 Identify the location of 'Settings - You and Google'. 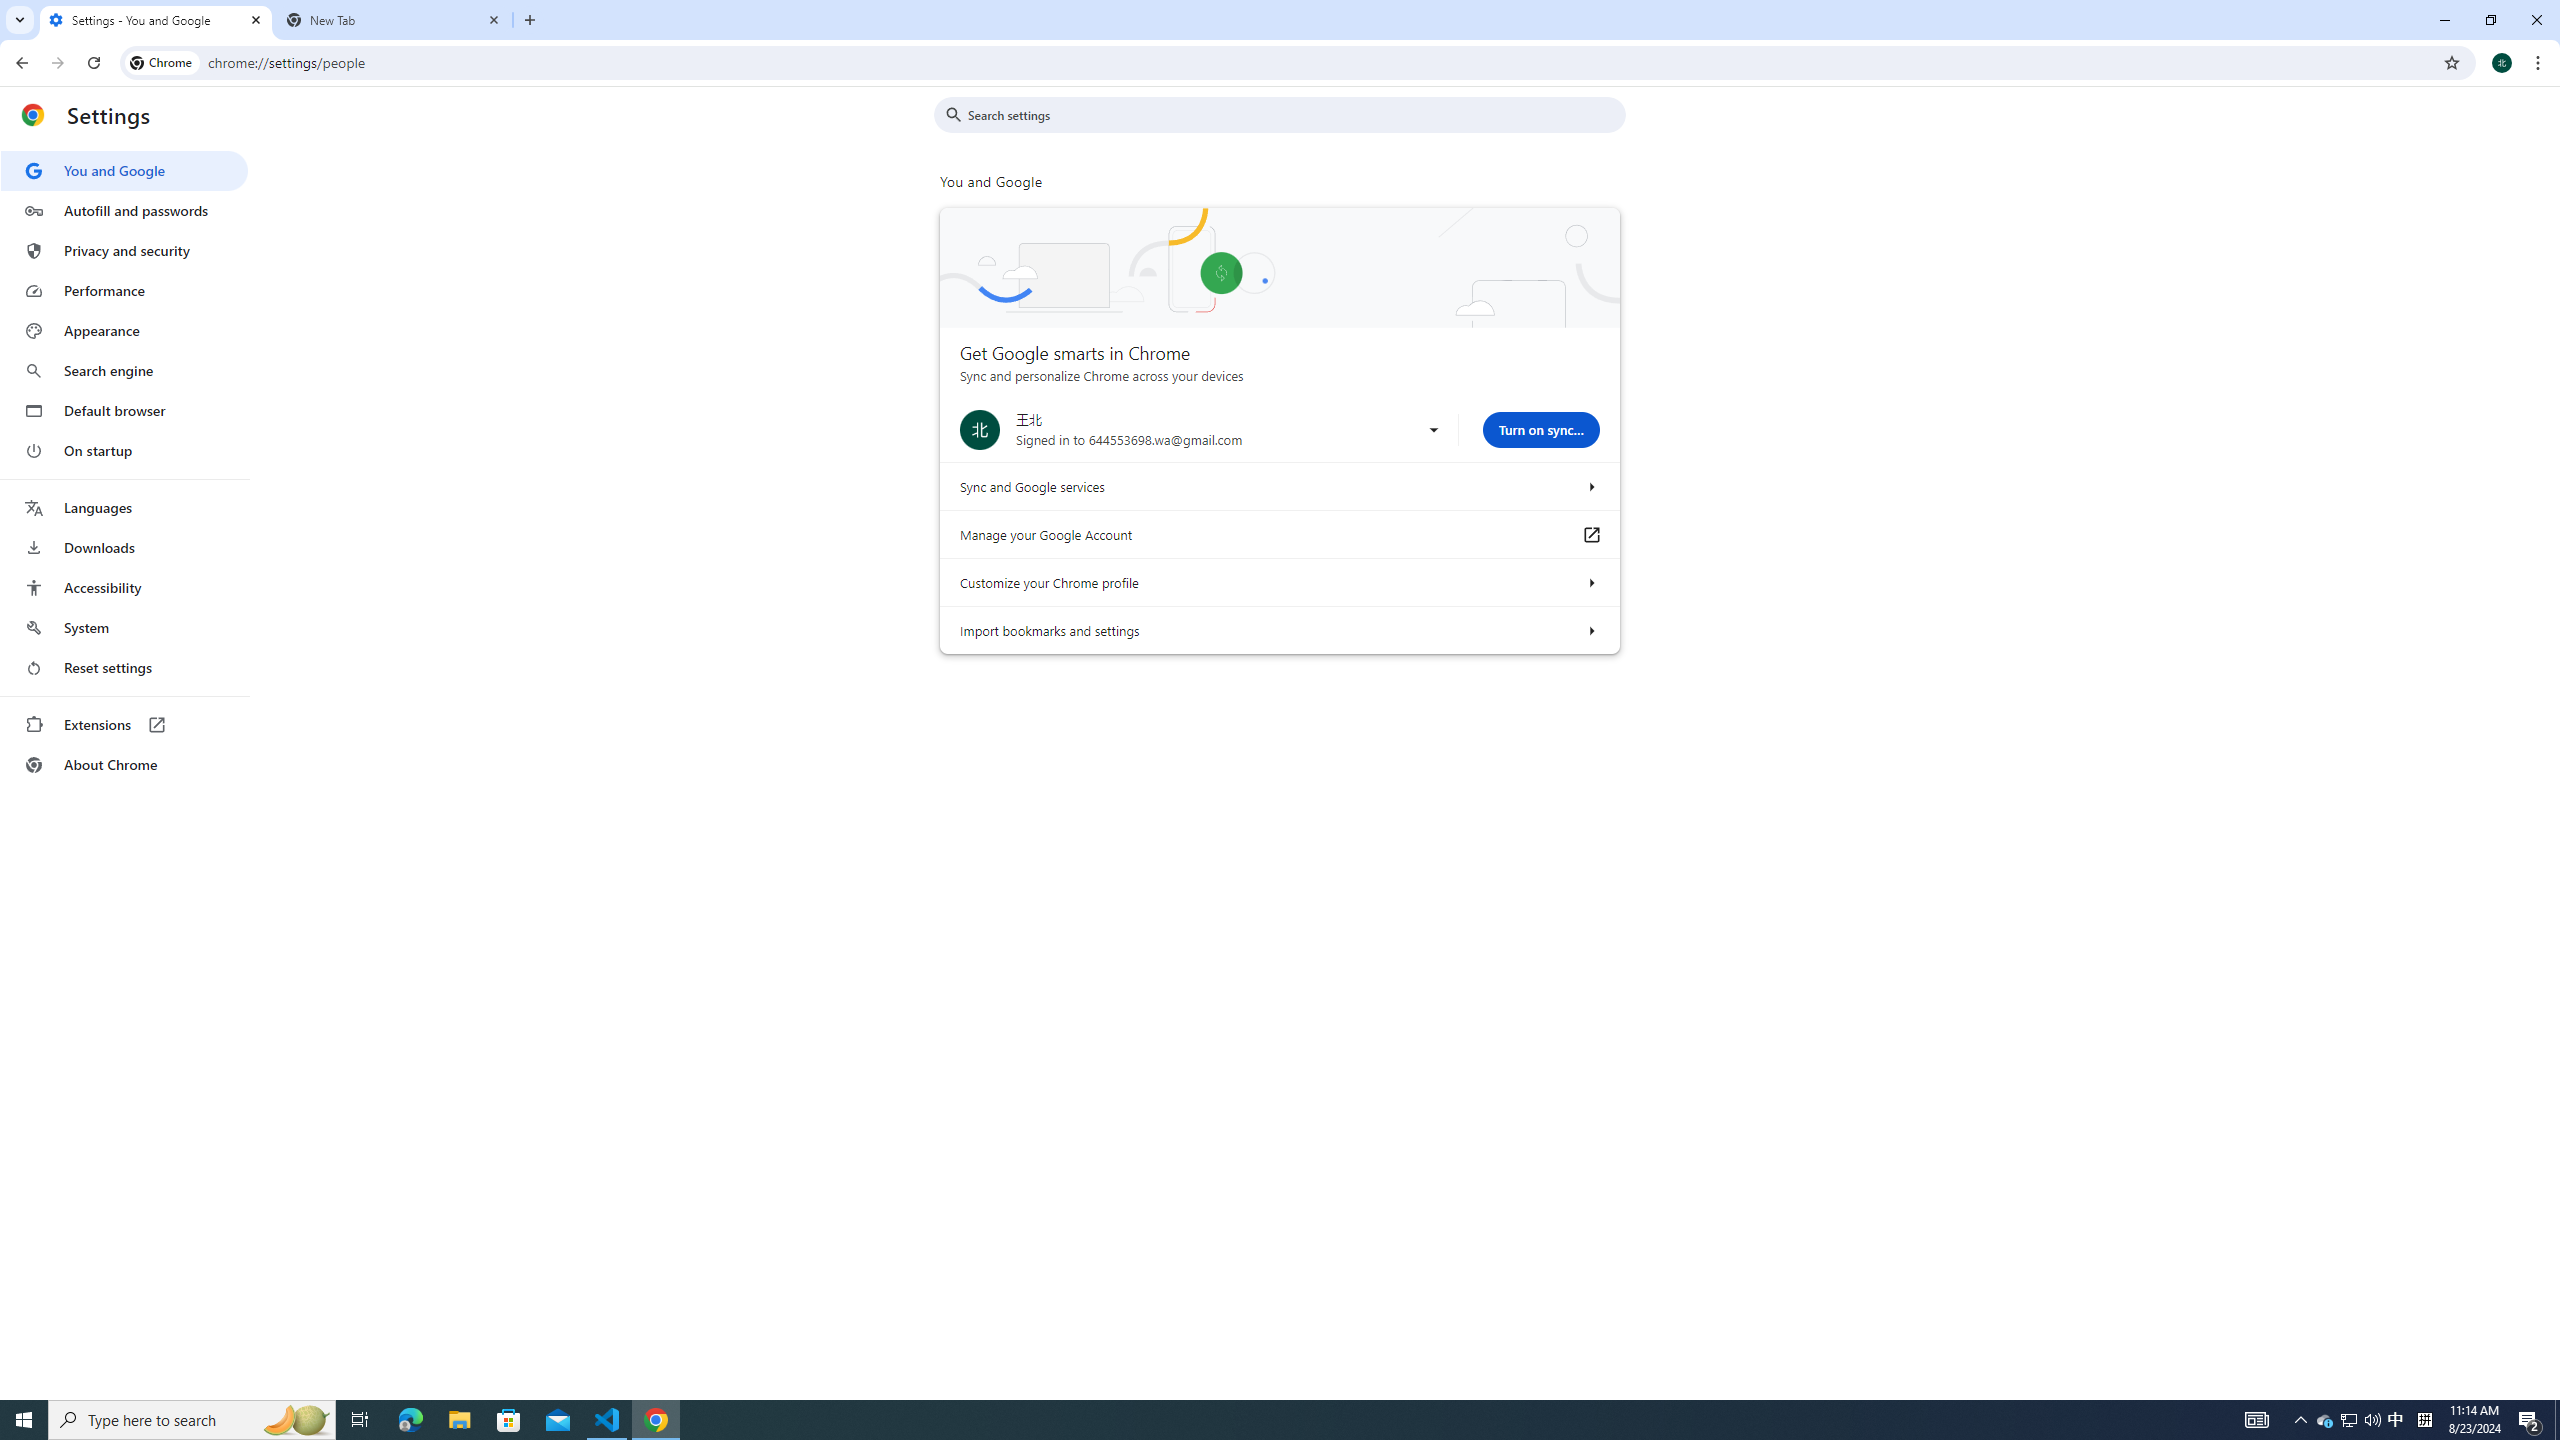
(155, 19).